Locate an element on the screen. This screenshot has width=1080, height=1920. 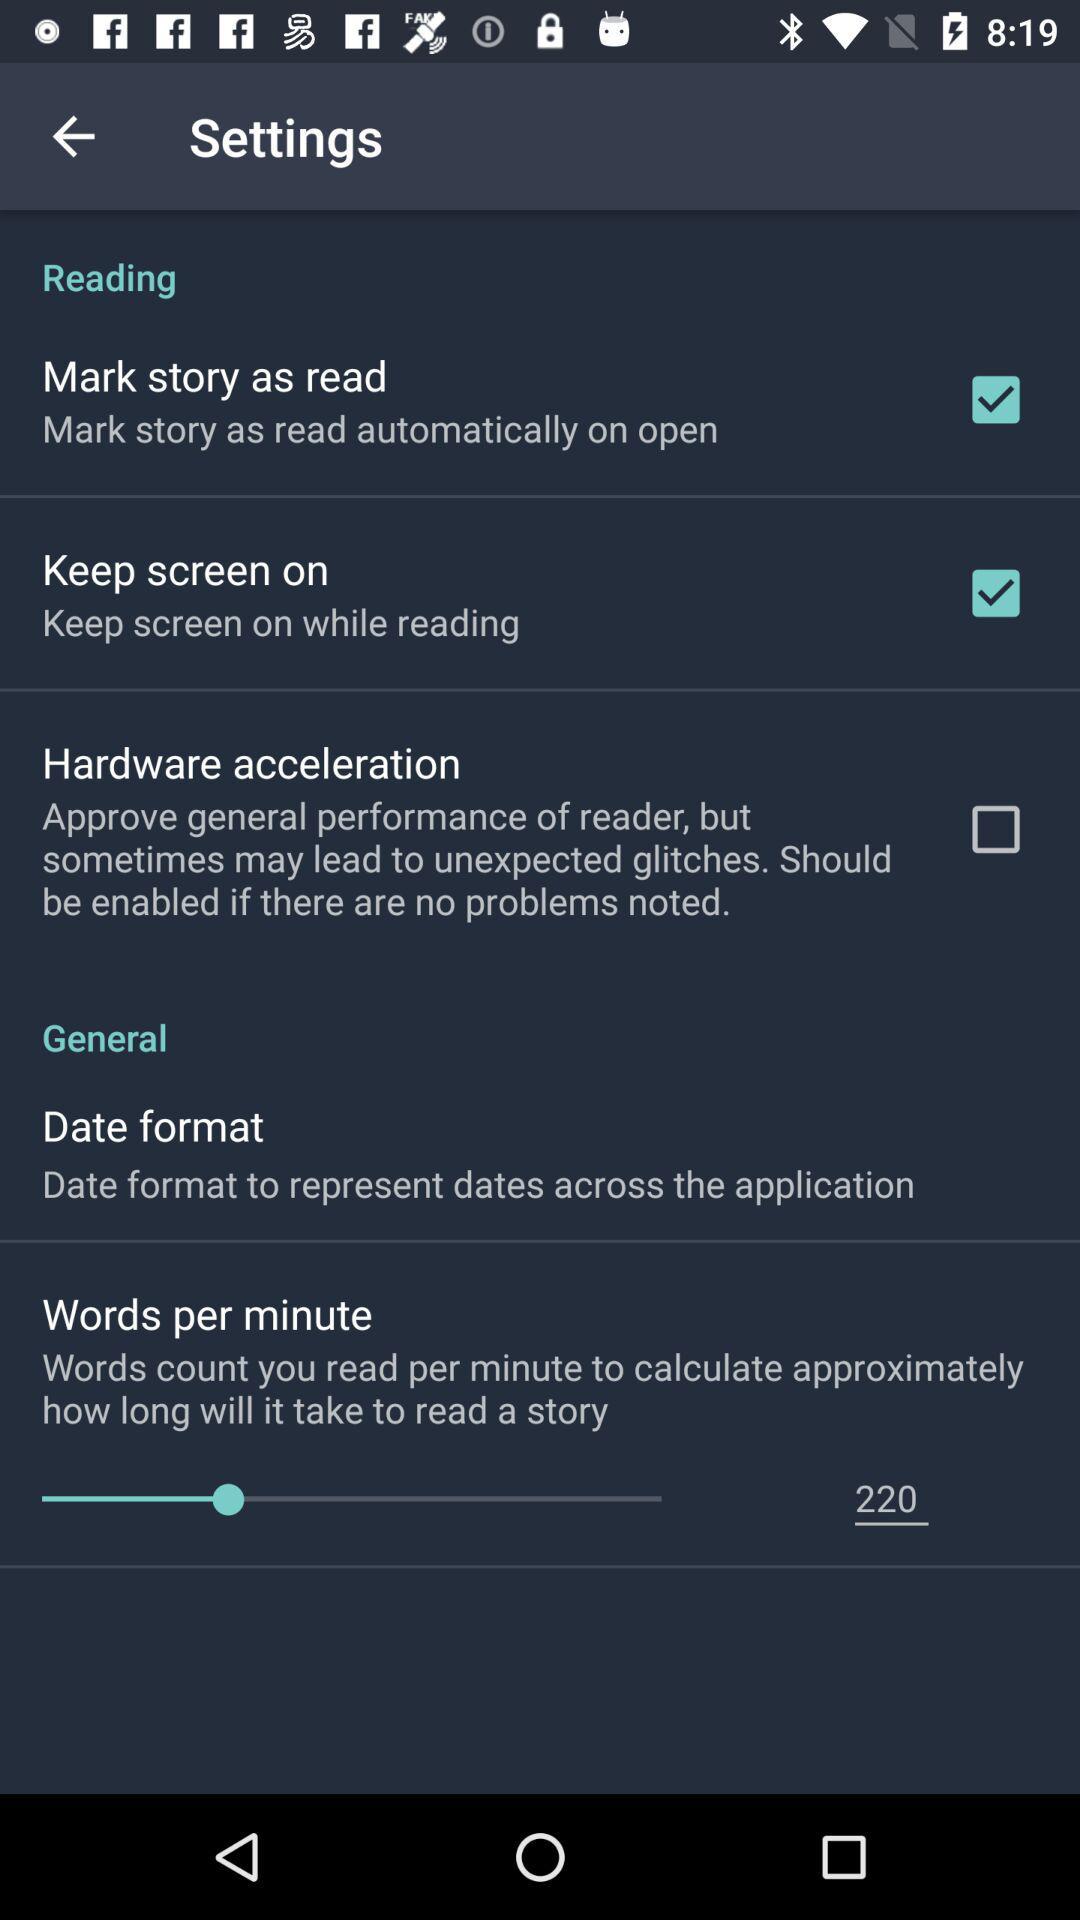
item below 220 is located at coordinates (890, 1522).